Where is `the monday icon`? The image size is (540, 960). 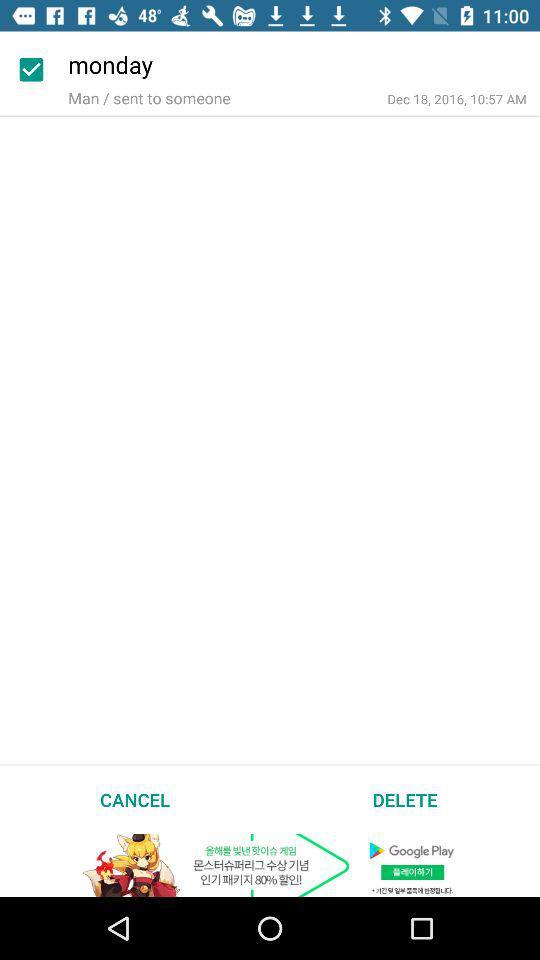 the monday icon is located at coordinates (303, 62).